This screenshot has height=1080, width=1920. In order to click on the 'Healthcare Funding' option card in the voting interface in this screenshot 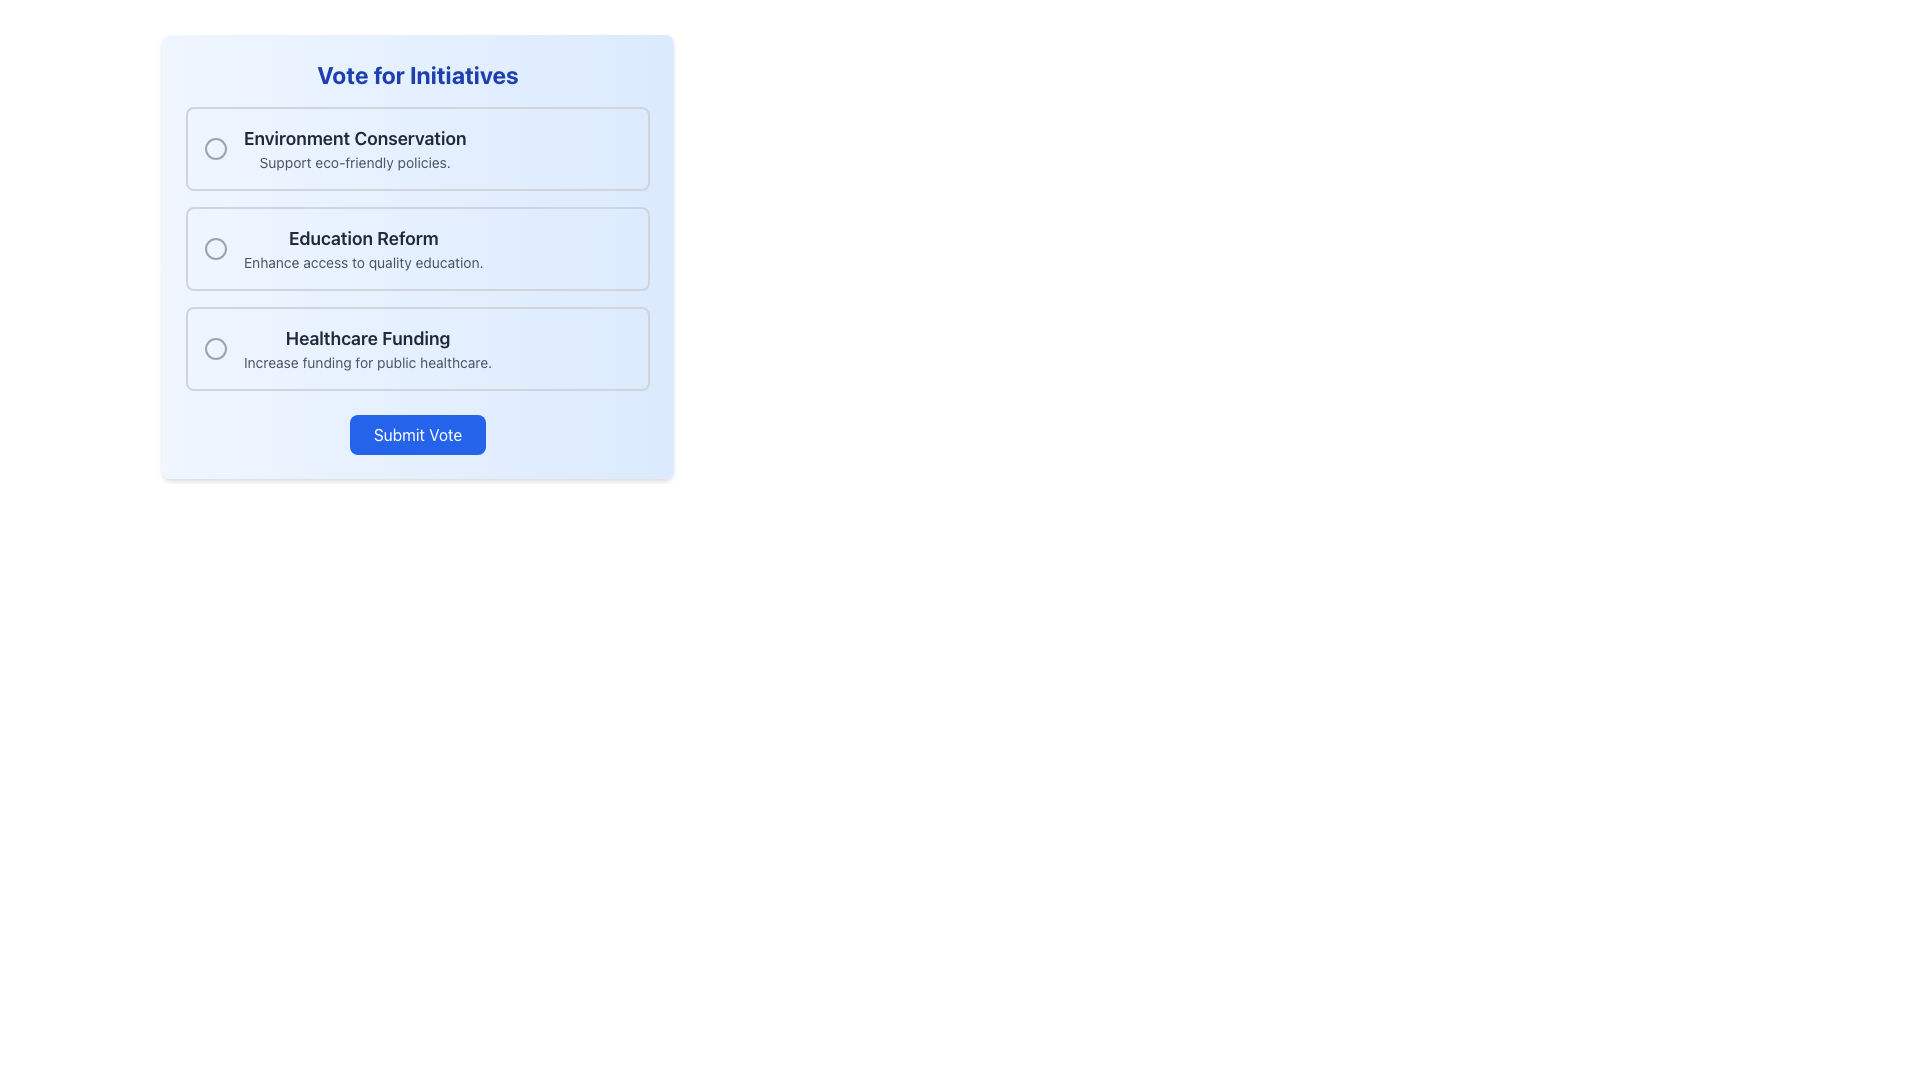, I will do `click(416, 347)`.